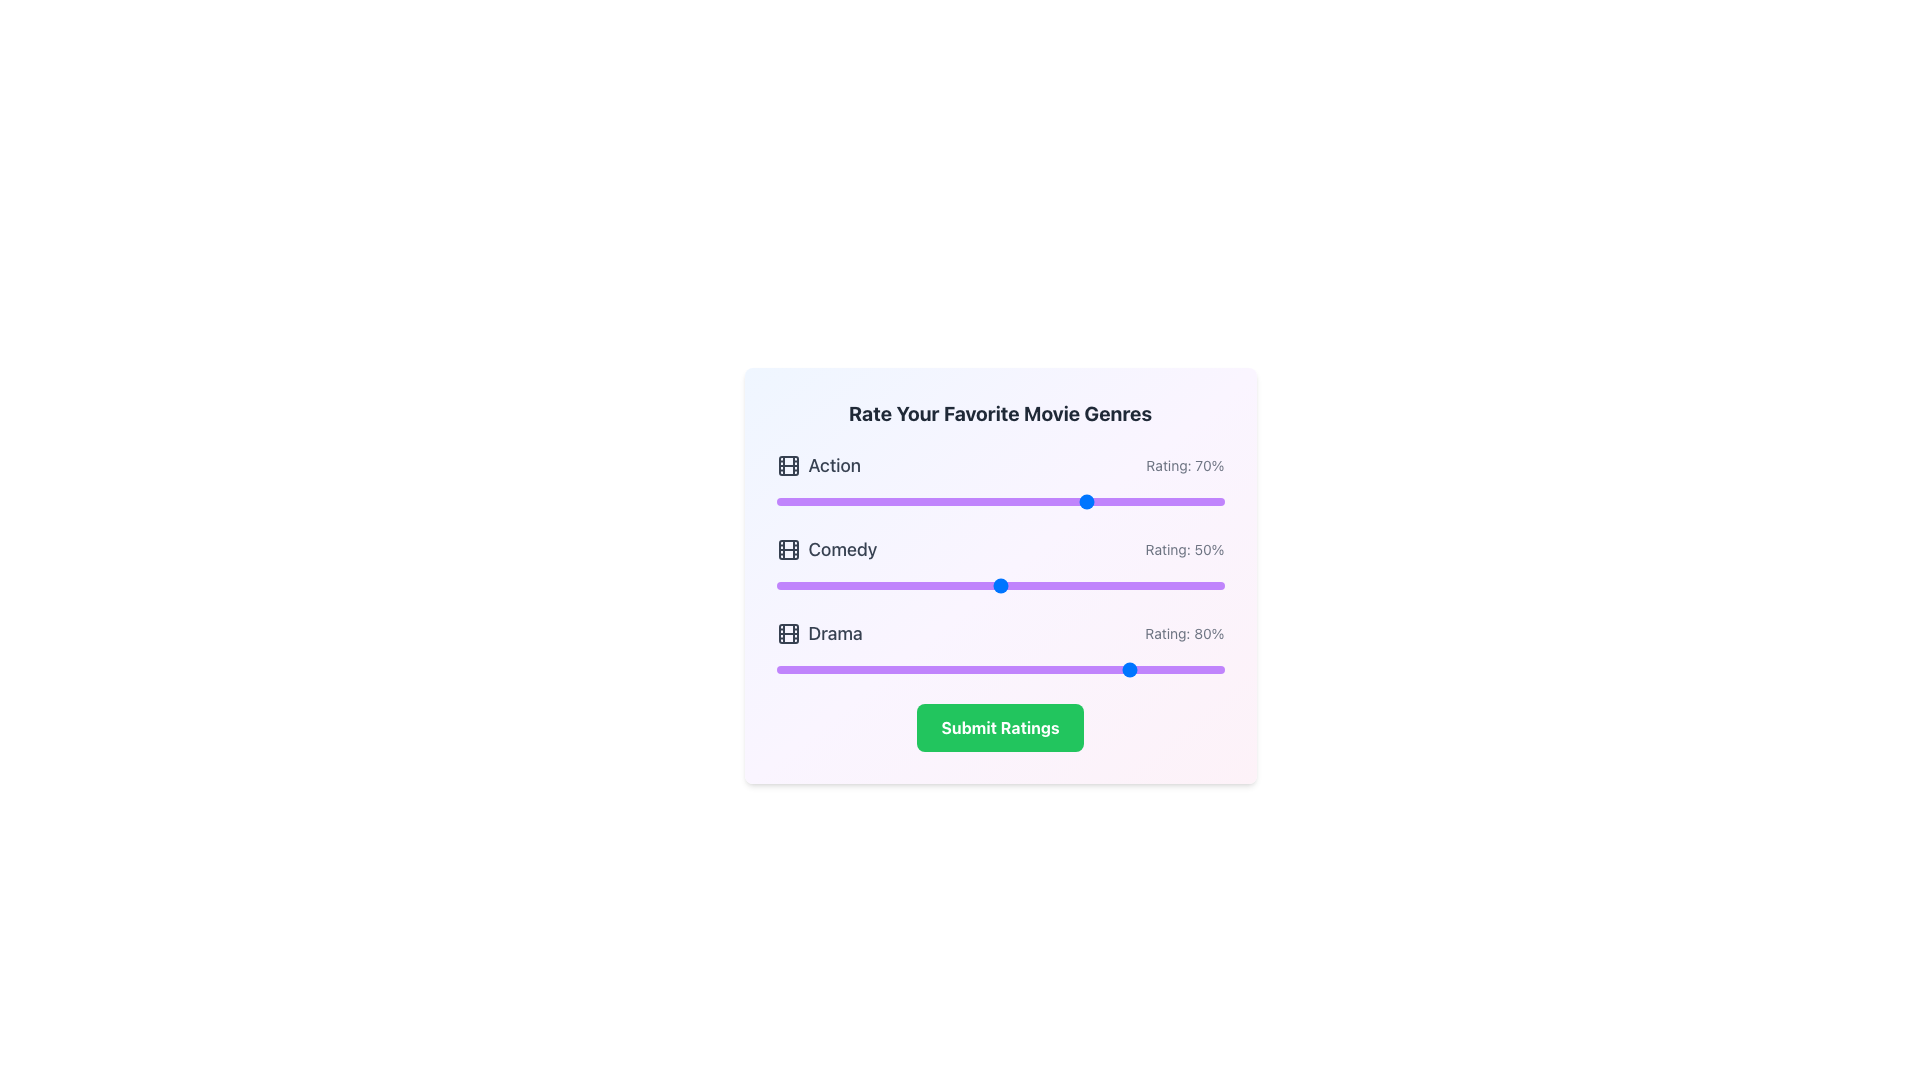  Describe the element at coordinates (787, 550) in the screenshot. I see `the Comedy genre icon in the second row of the movie genres list, which is represented as an SVG graphic component next to the label 'Comedy'` at that location.